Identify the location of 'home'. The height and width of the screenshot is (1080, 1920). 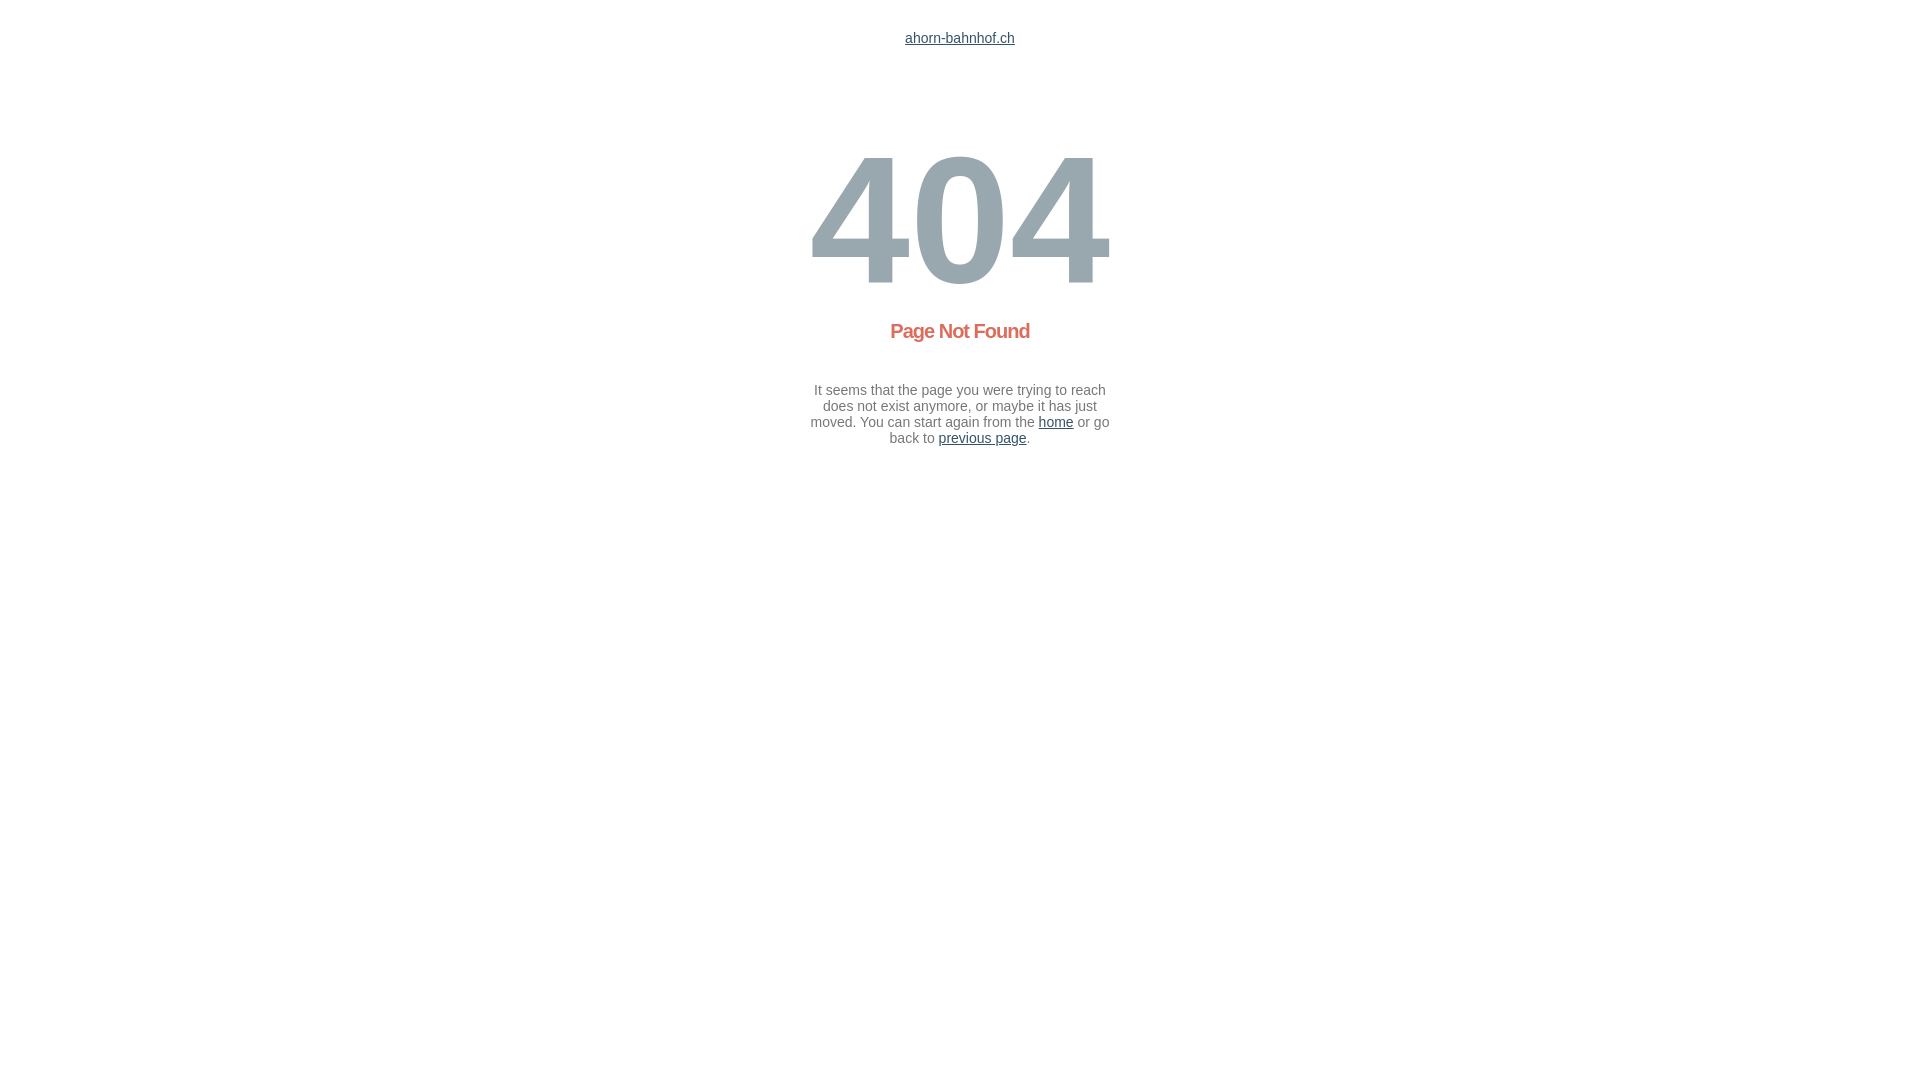
(1055, 420).